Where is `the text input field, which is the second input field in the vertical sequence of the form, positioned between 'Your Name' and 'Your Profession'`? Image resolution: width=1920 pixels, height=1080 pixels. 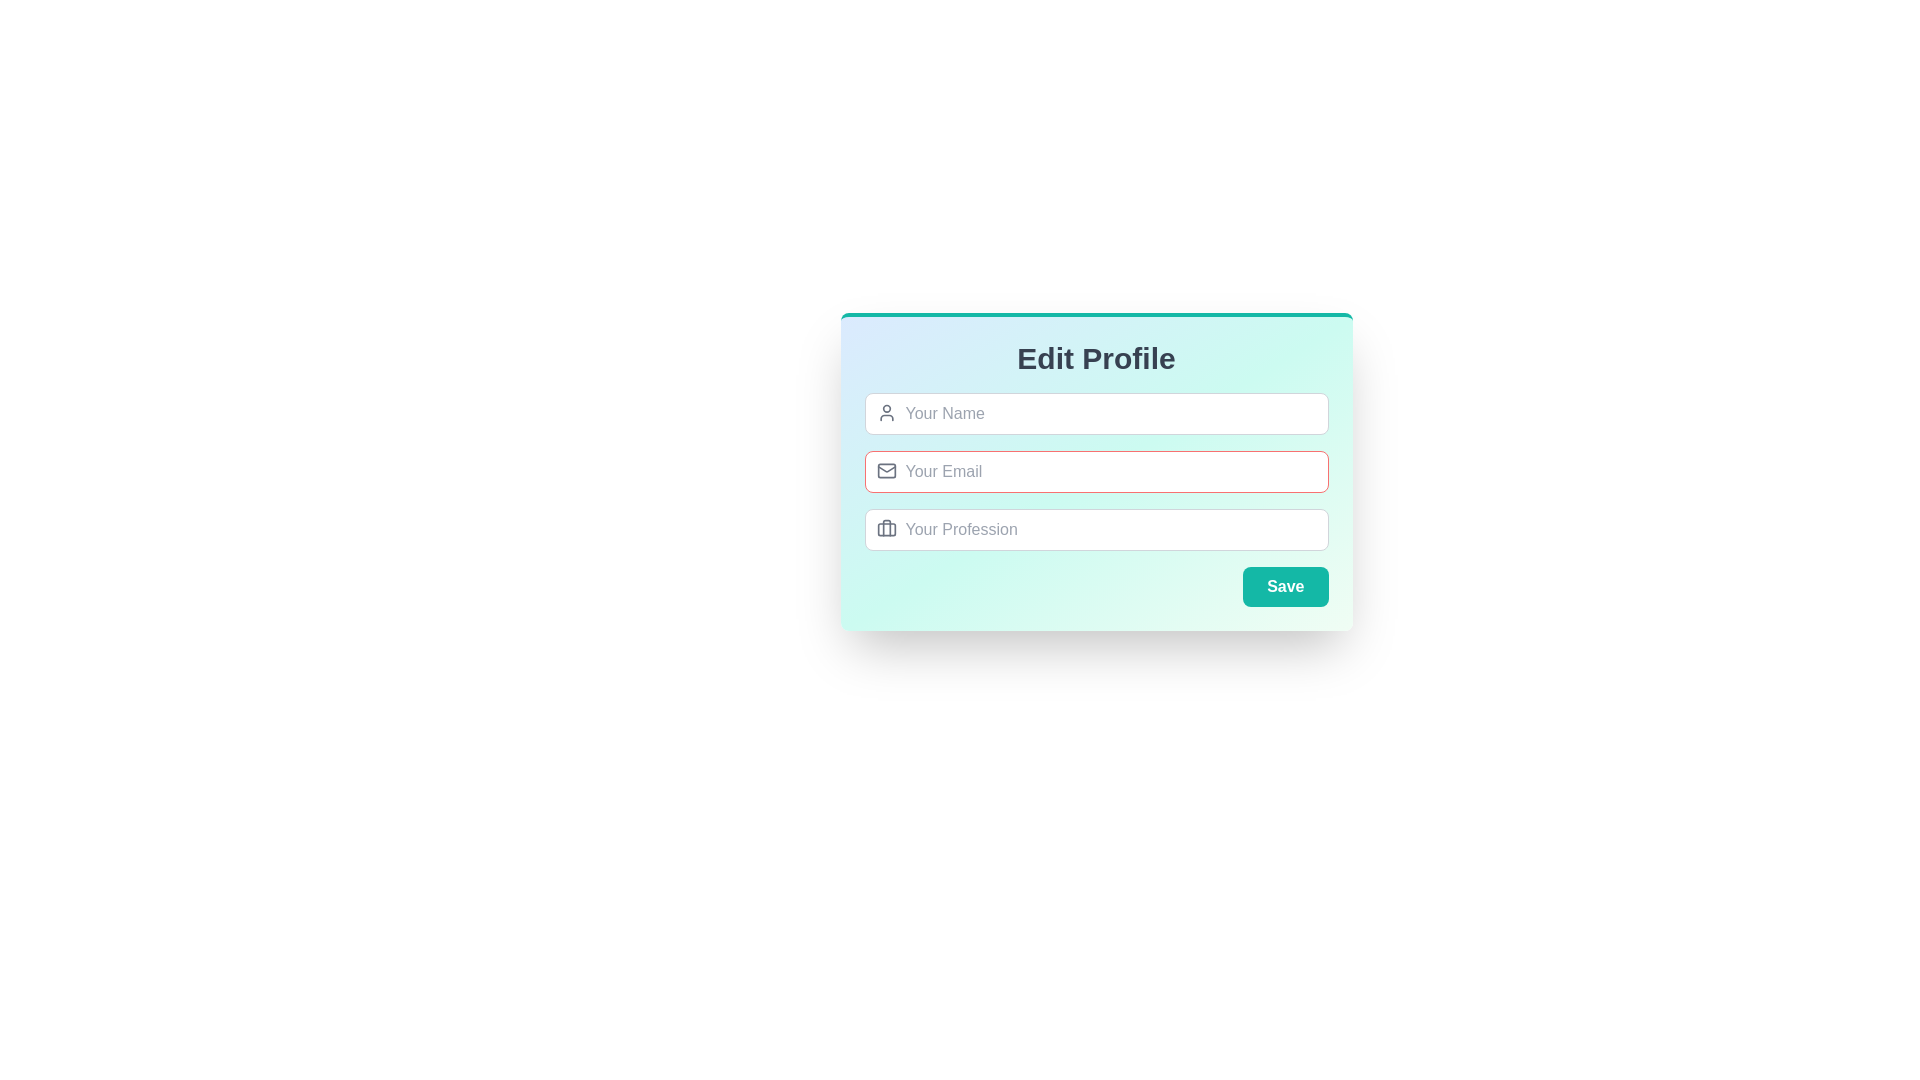 the text input field, which is the second input field in the vertical sequence of the form, positioned between 'Your Name' and 'Your Profession' is located at coordinates (1095, 499).